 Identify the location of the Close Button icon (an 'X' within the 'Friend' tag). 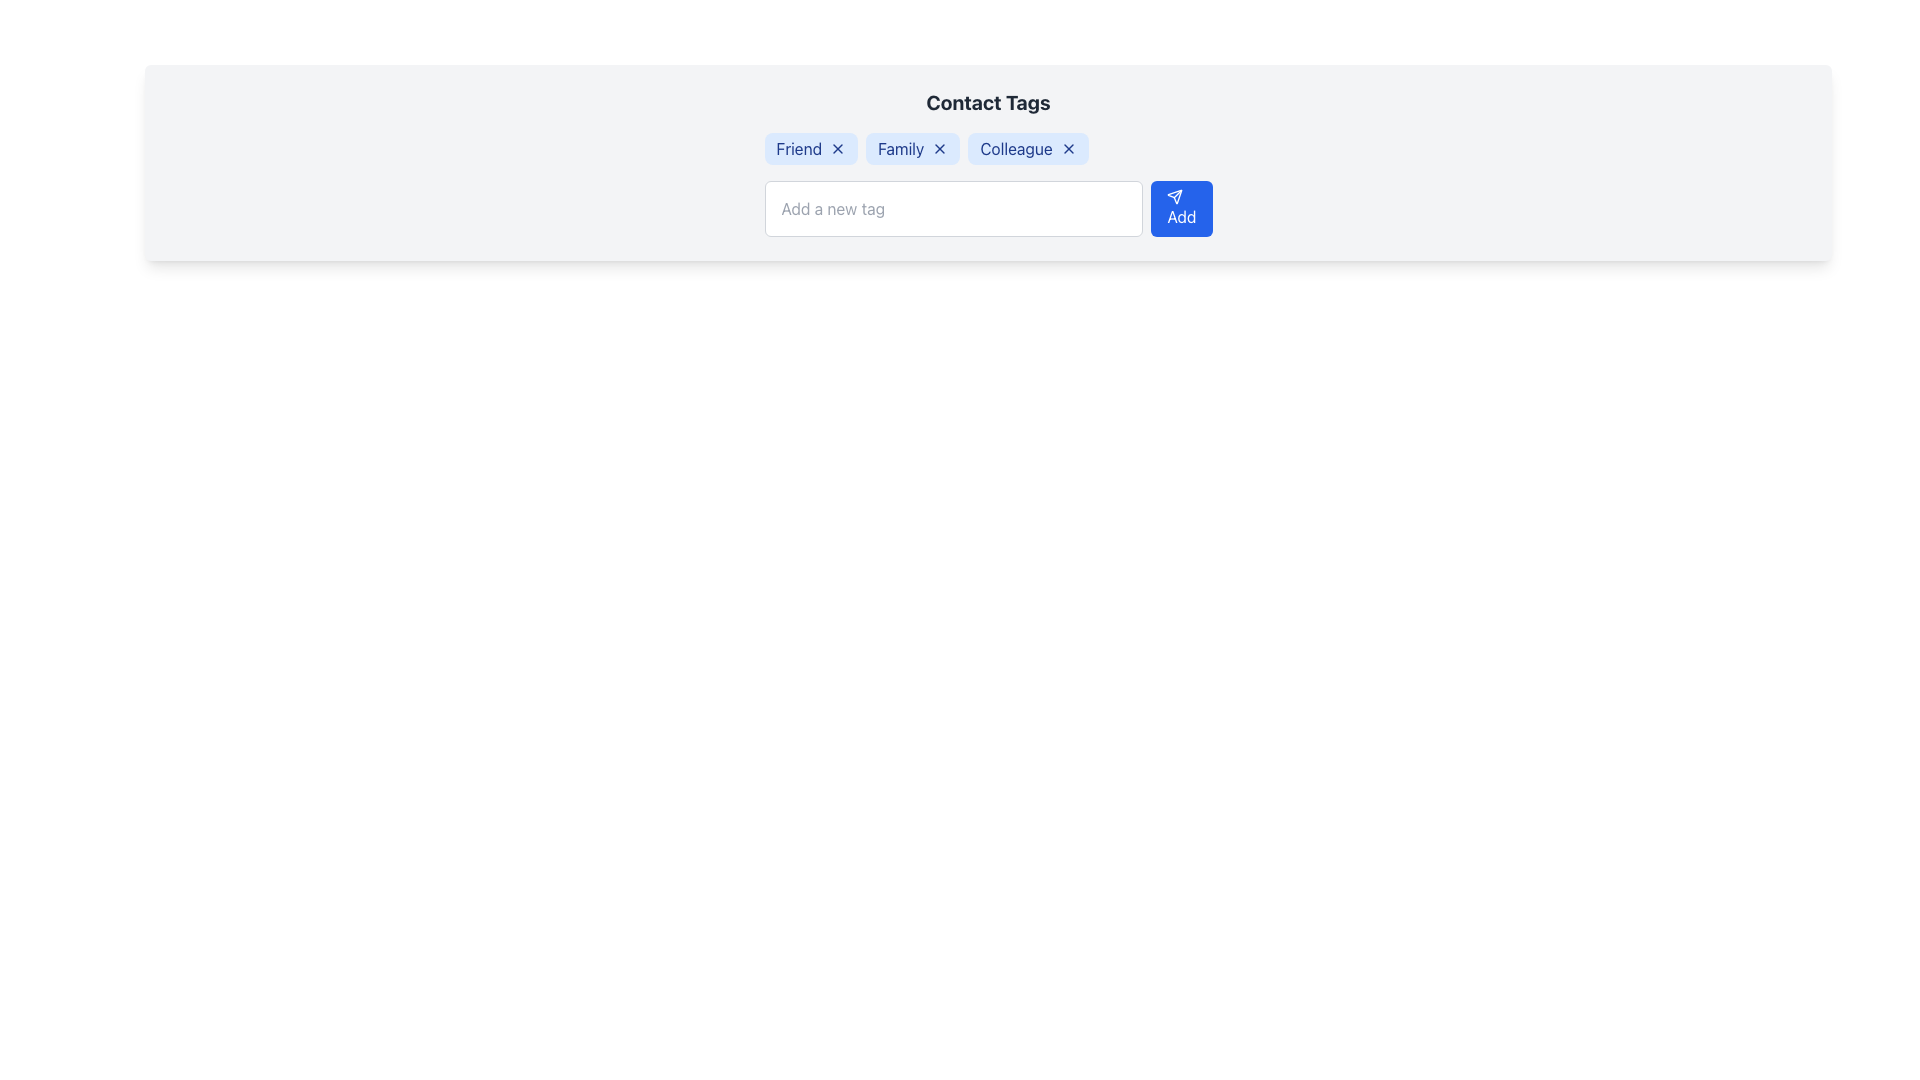
(838, 148).